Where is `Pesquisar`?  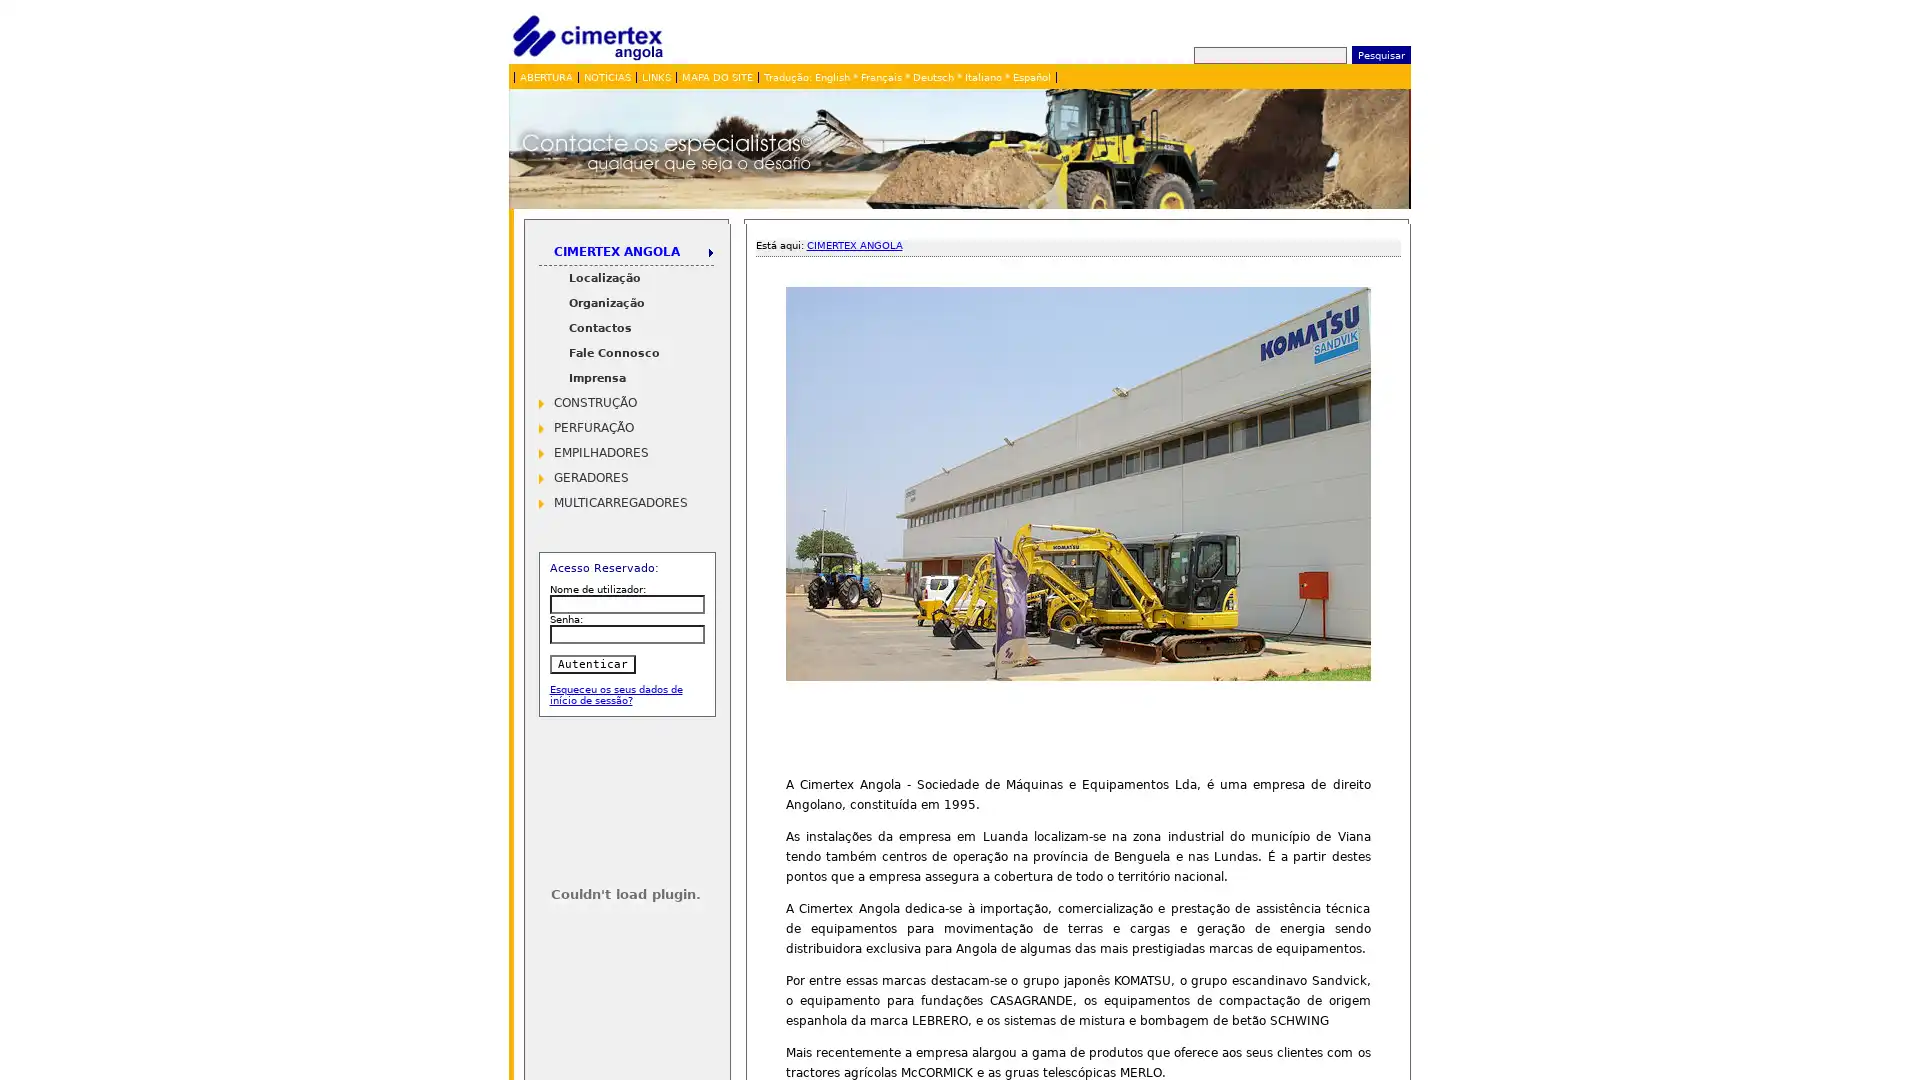 Pesquisar is located at coordinates (1379, 53).